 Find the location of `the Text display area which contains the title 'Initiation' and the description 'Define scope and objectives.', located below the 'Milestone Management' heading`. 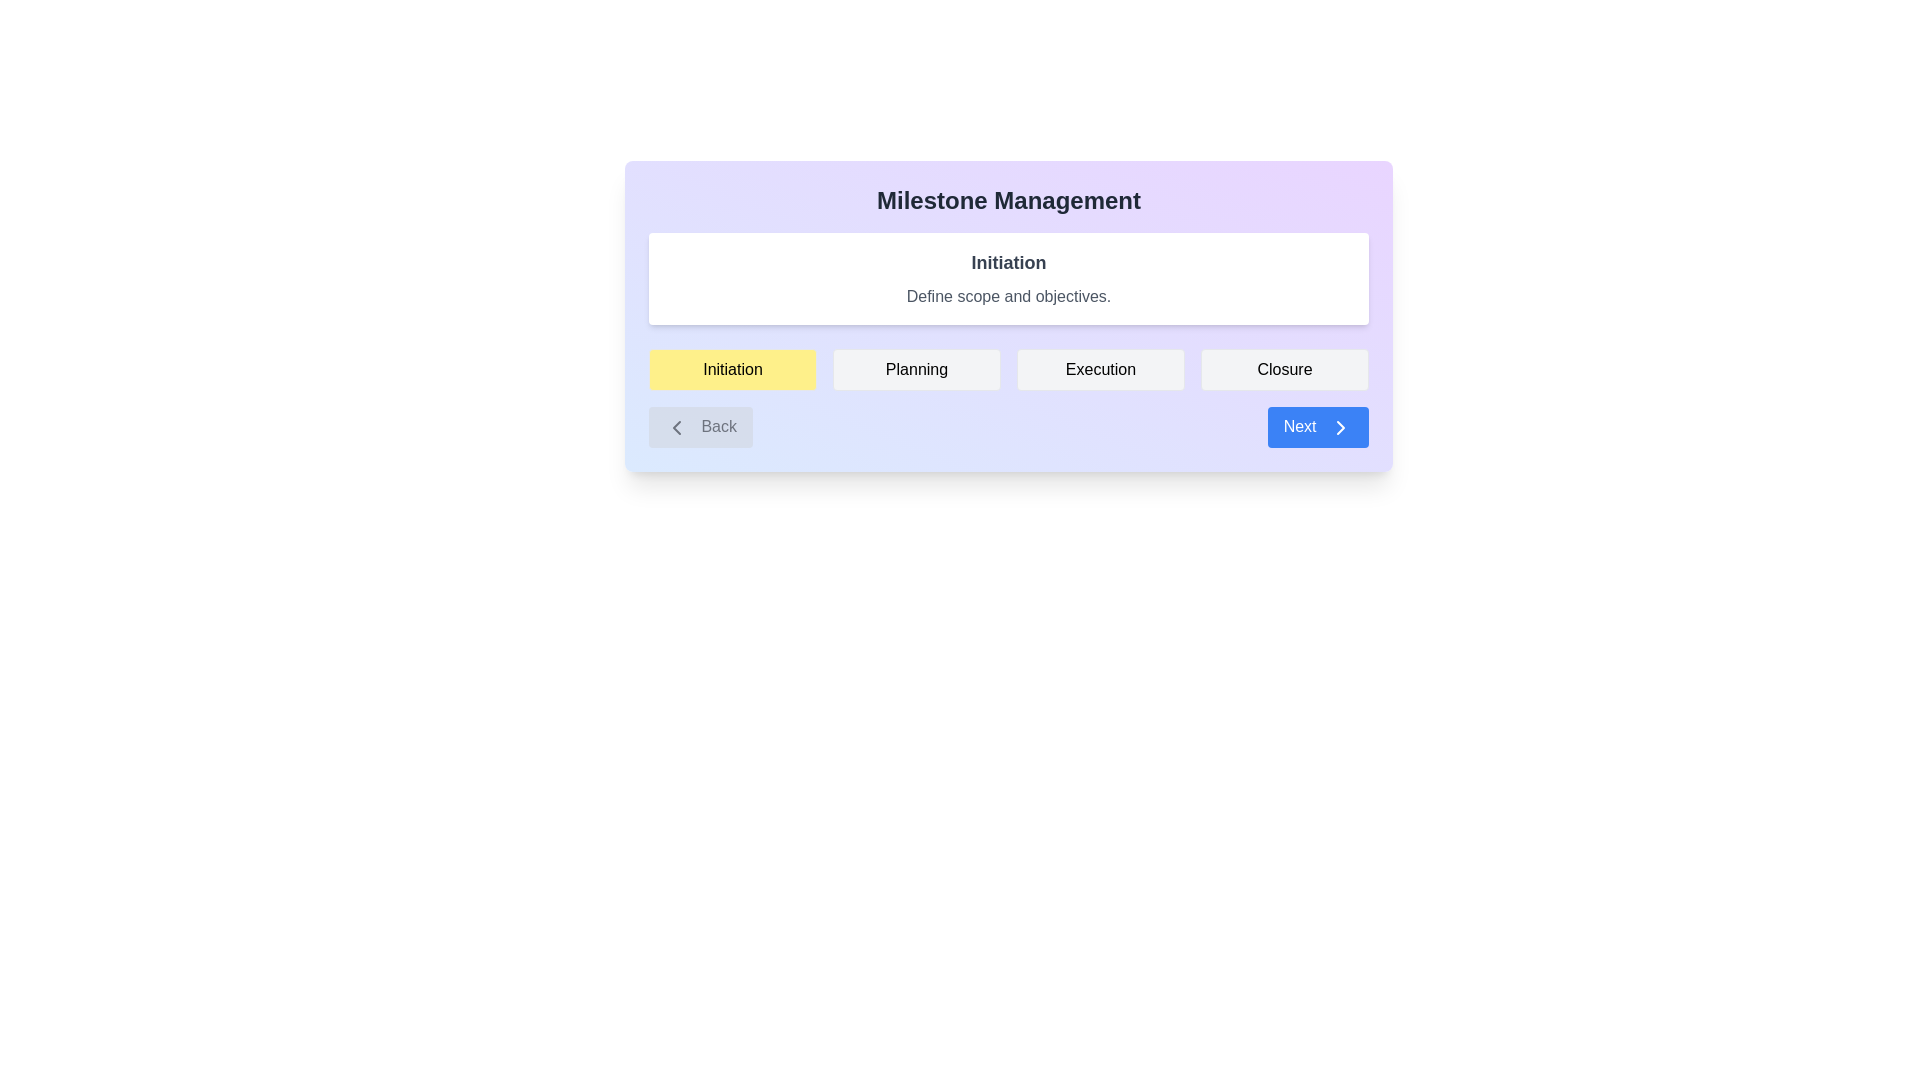

the Text display area which contains the title 'Initiation' and the description 'Define scope and objectives.', located below the 'Milestone Management' heading is located at coordinates (1008, 278).